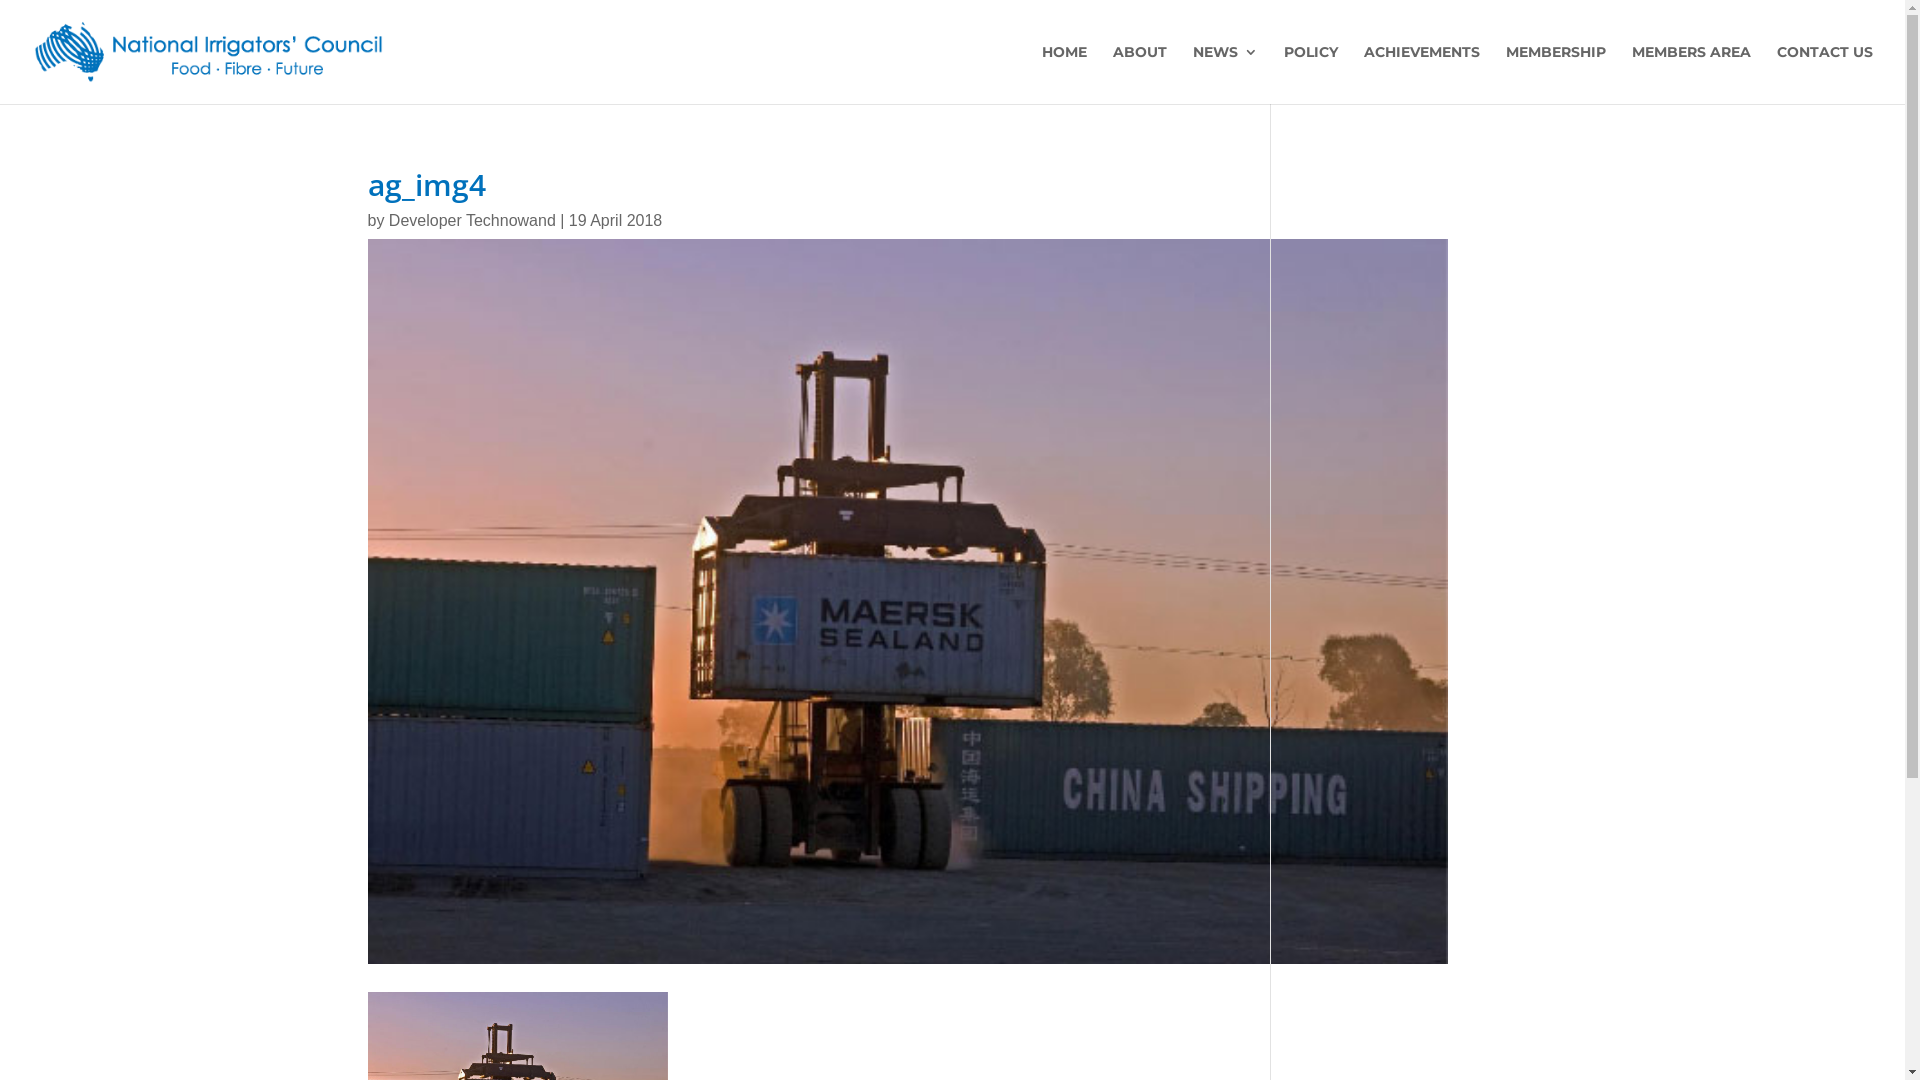 This screenshot has height=1080, width=1920. I want to click on 'NEWS', so click(1224, 73).